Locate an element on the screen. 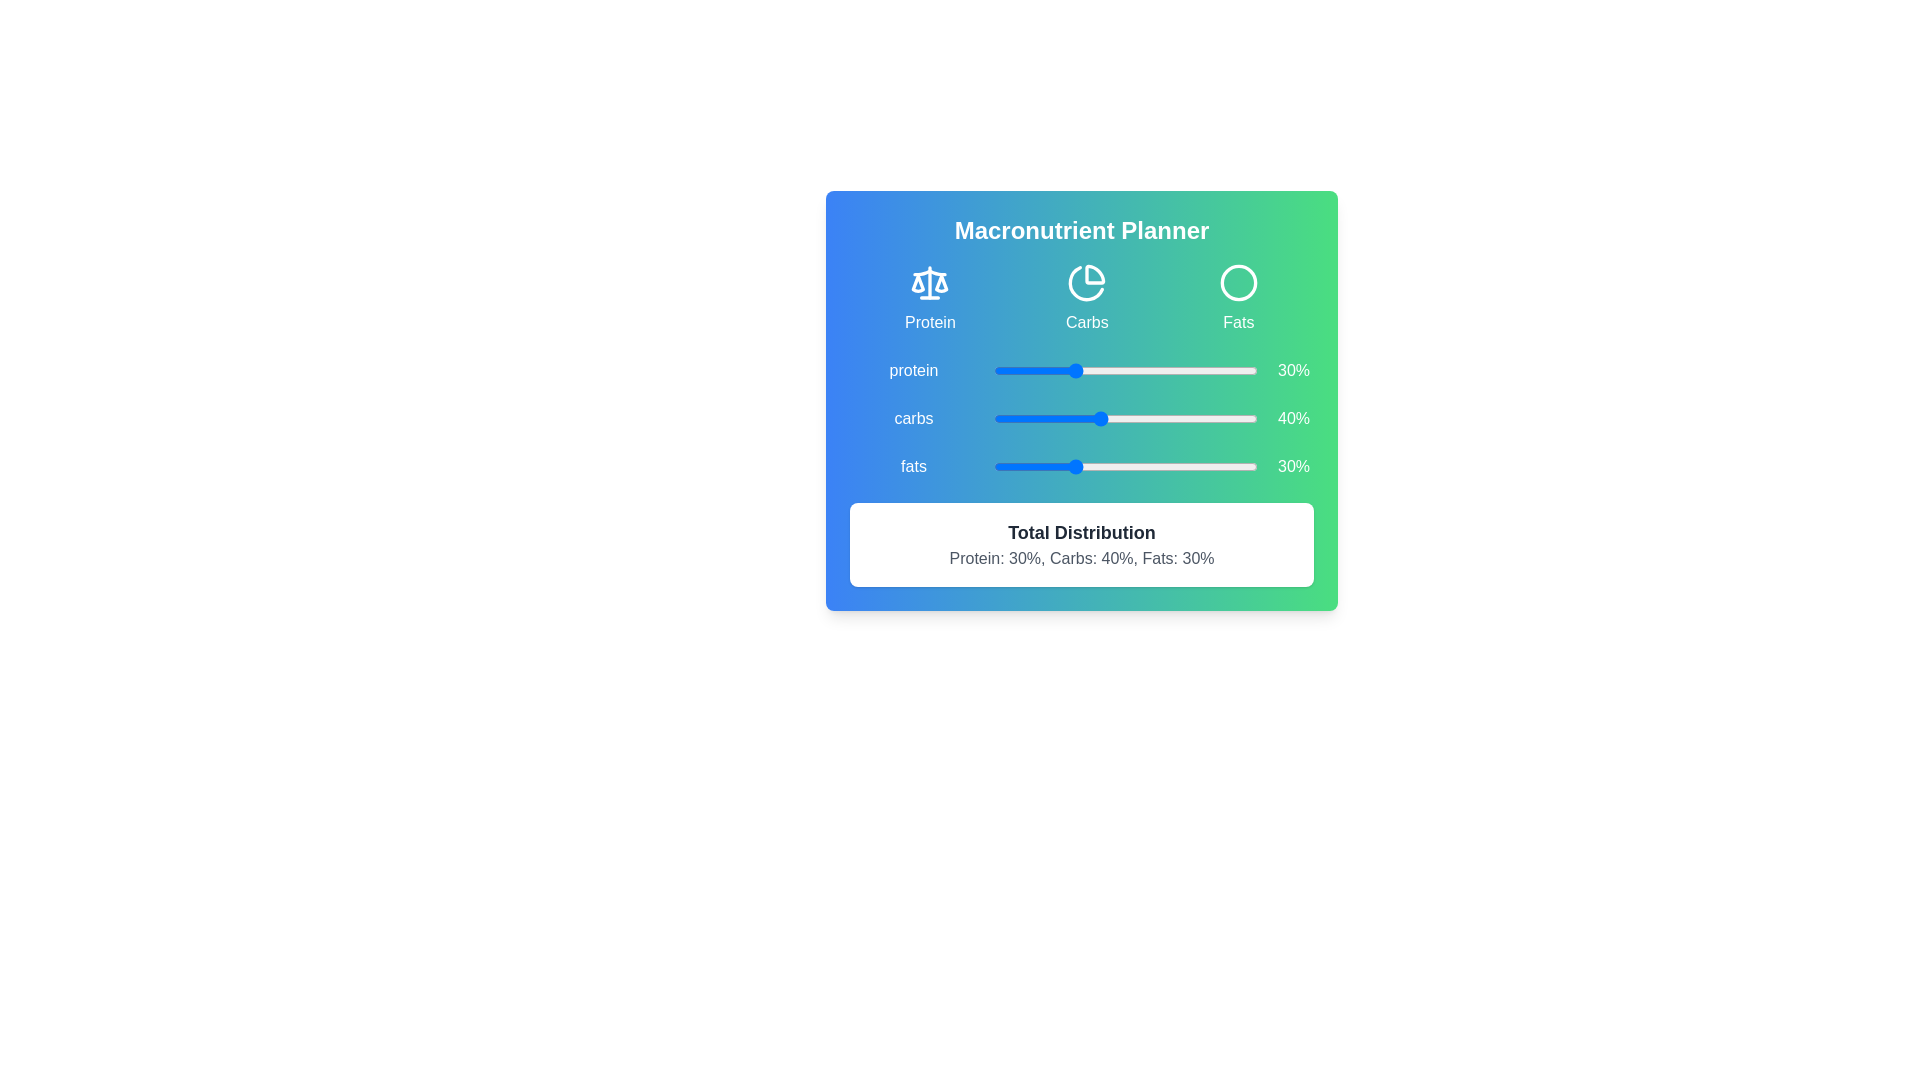 The image size is (1920, 1080). the carbohydrate intake icon in the macronutrient planner, which is the second icon positioned between the protein and fats icons, located directly above the 'Carbs' label is located at coordinates (1086, 282).